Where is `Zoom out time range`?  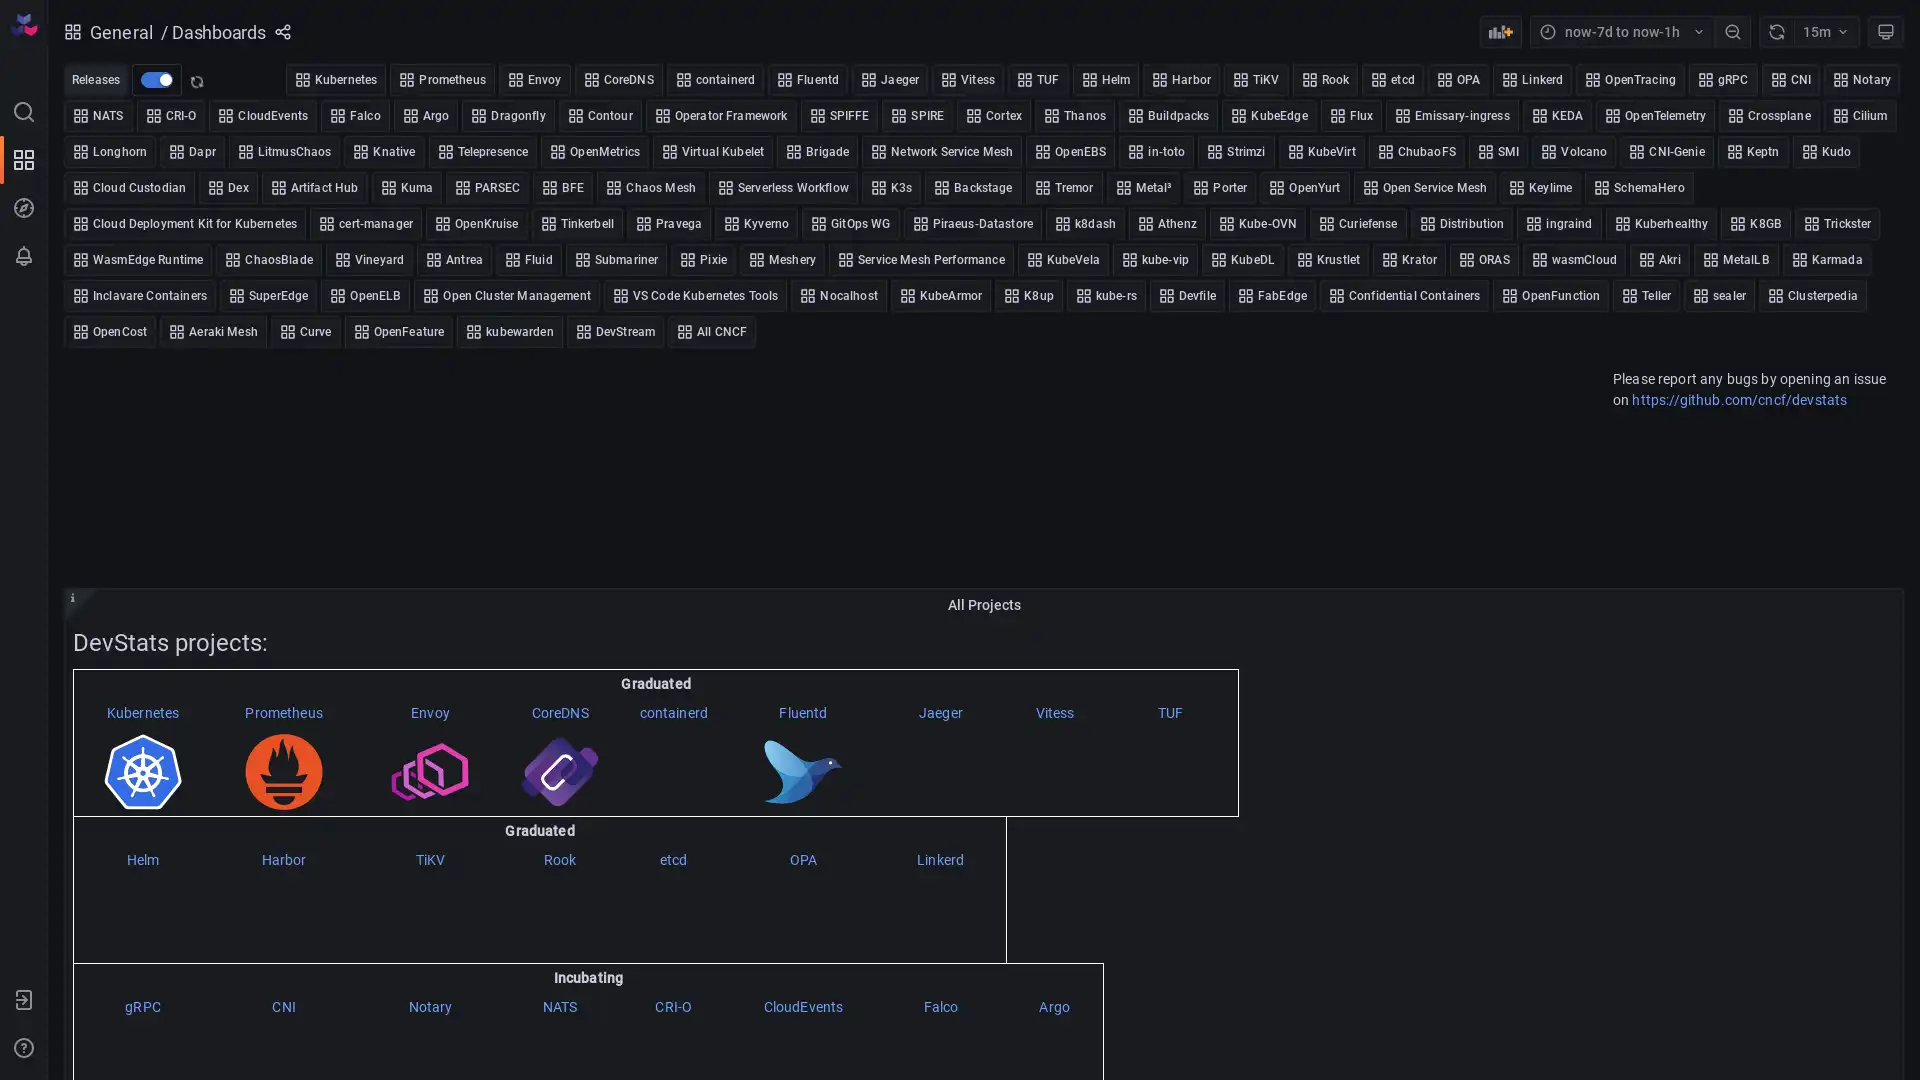 Zoom out time range is located at coordinates (1731, 31).